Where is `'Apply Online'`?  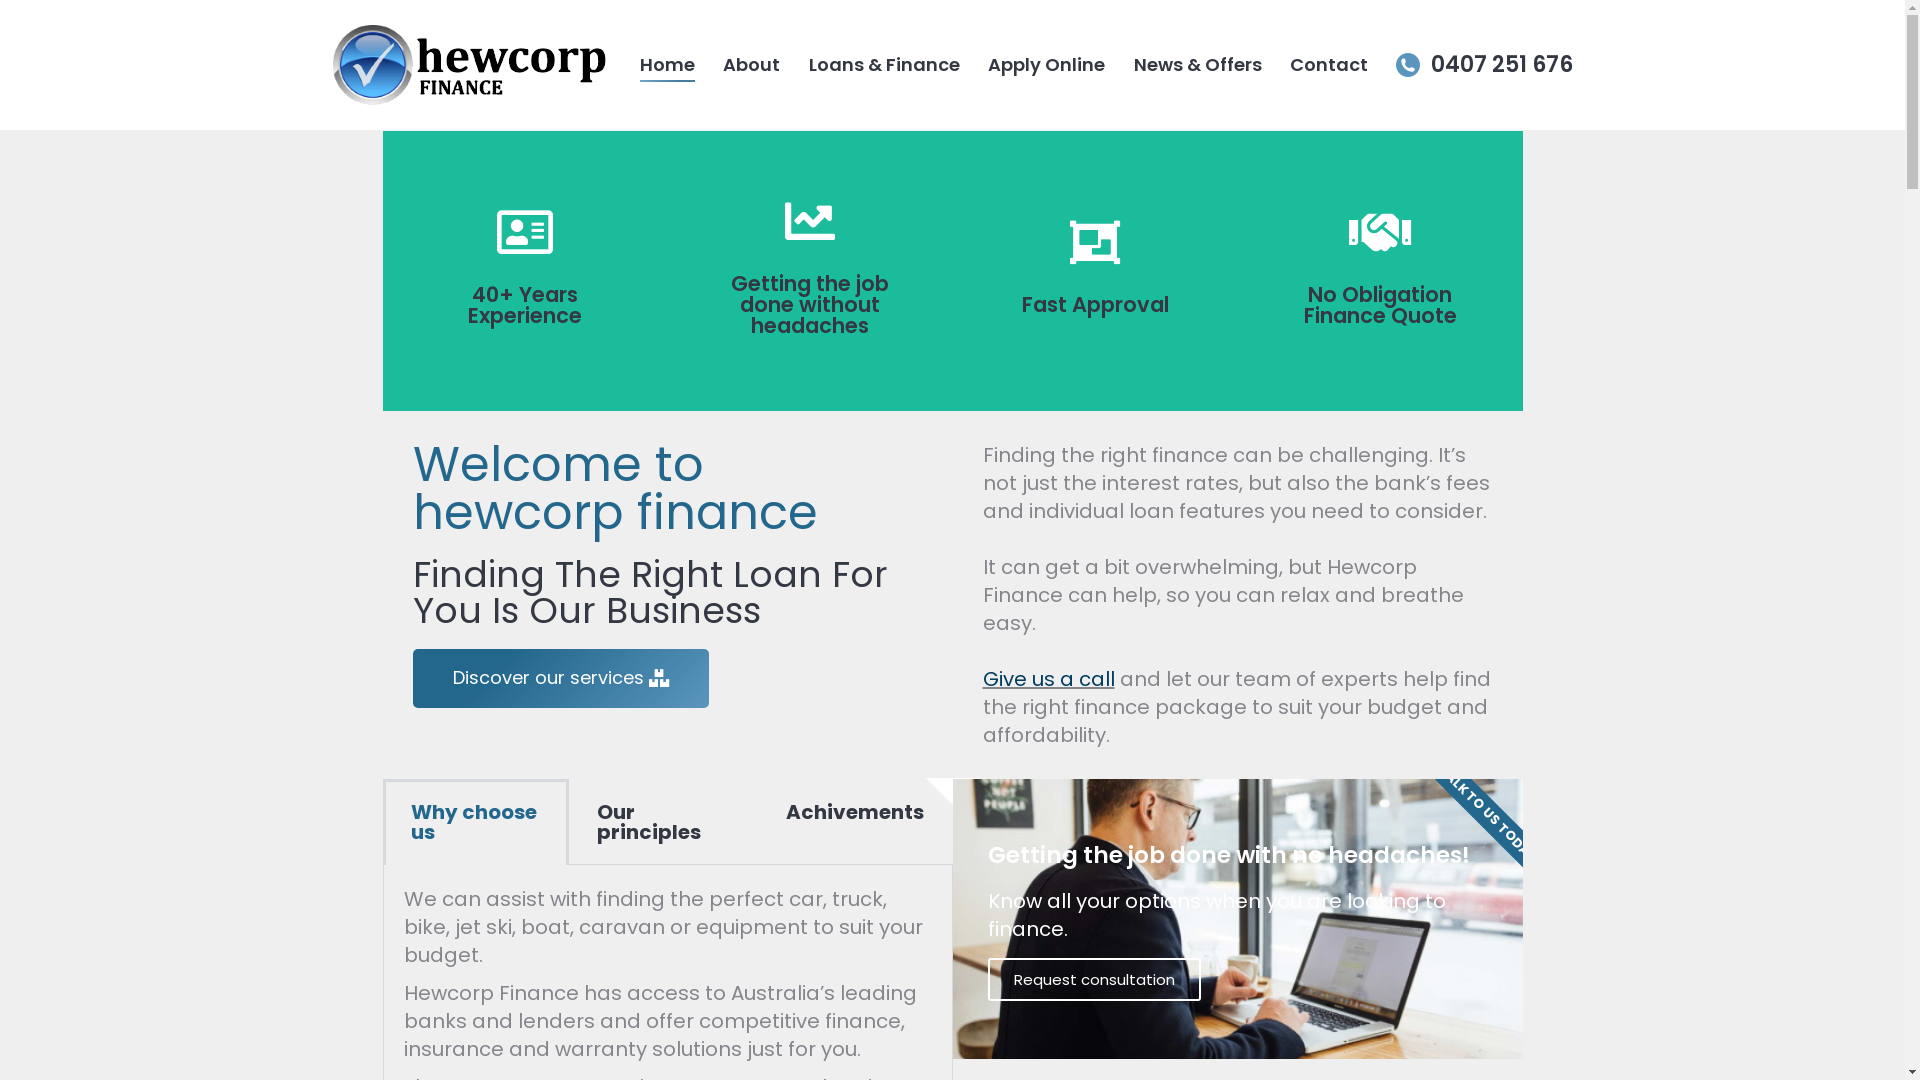
'Apply Online' is located at coordinates (1045, 64).